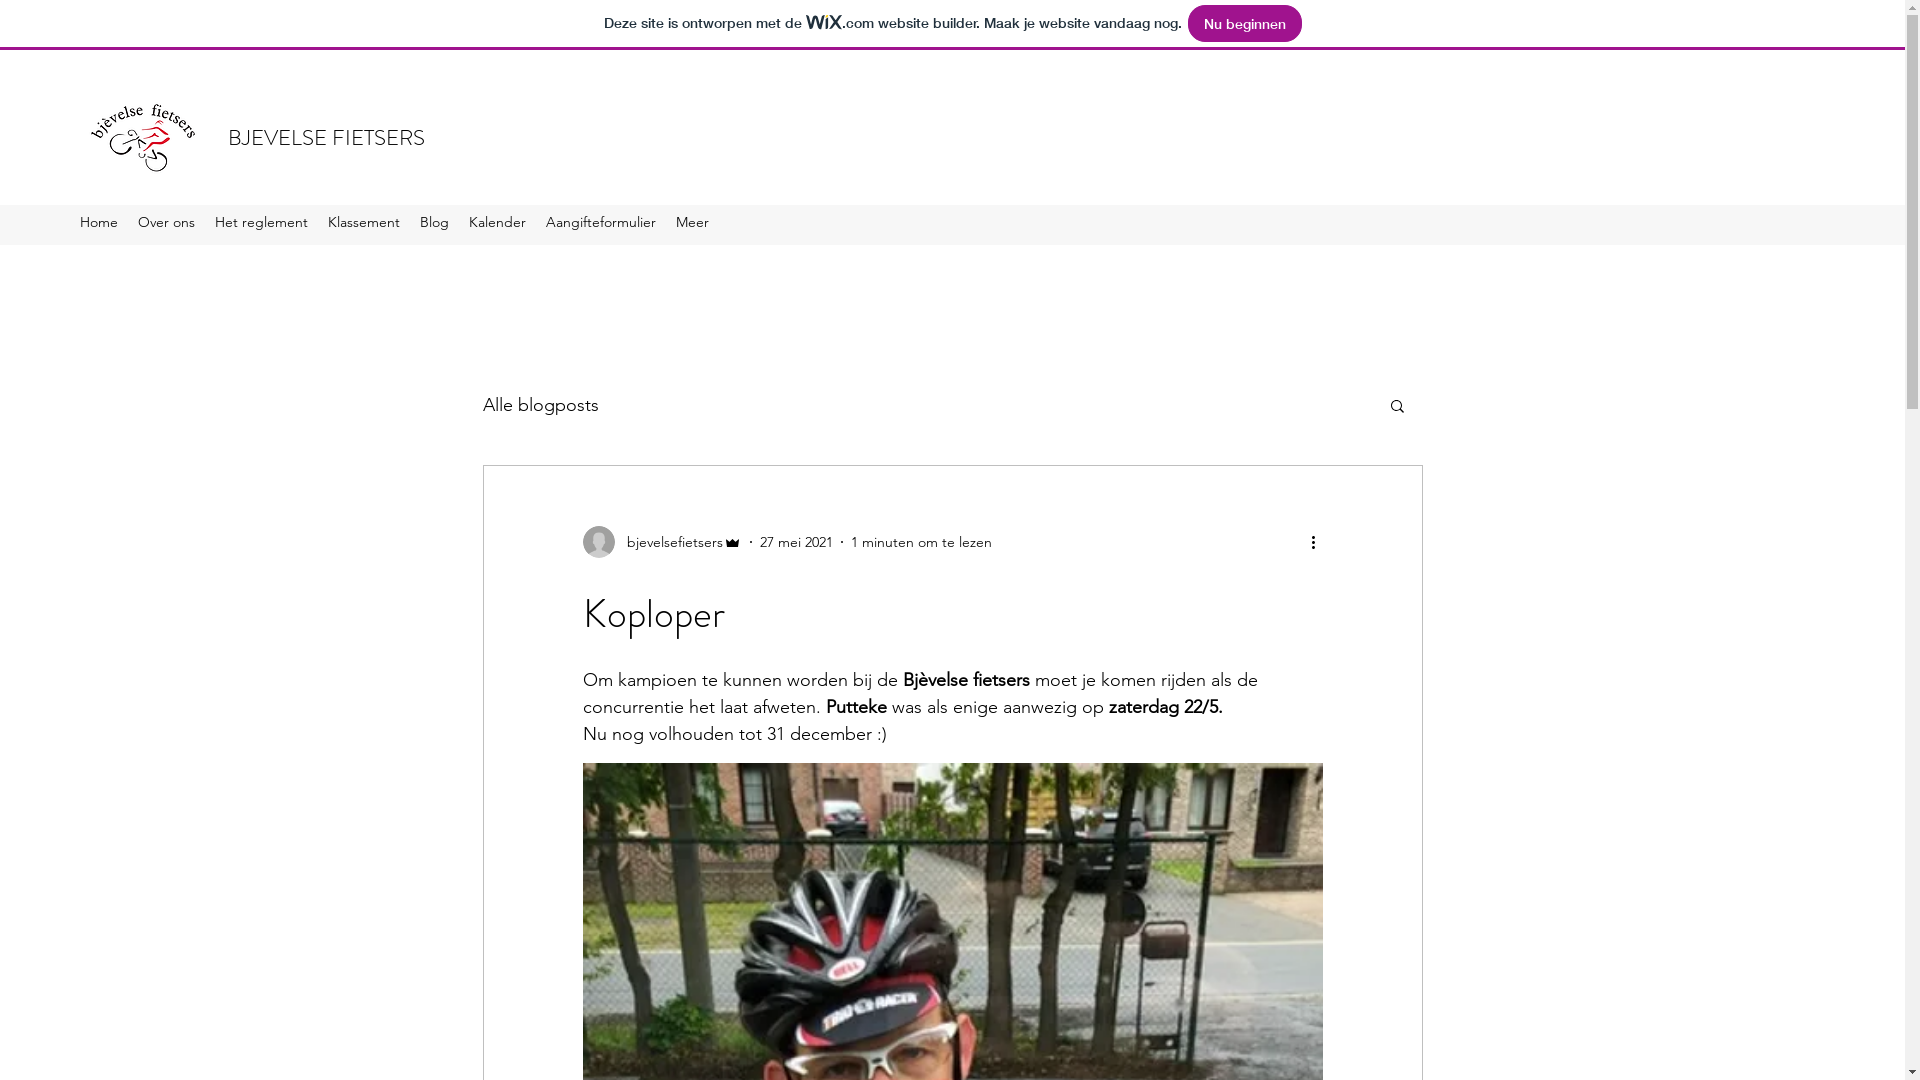 This screenshot has width=1920, height=1080. Describe the element at coordinates (98, 224) in the screenshot. I see `'Home'` at that location.